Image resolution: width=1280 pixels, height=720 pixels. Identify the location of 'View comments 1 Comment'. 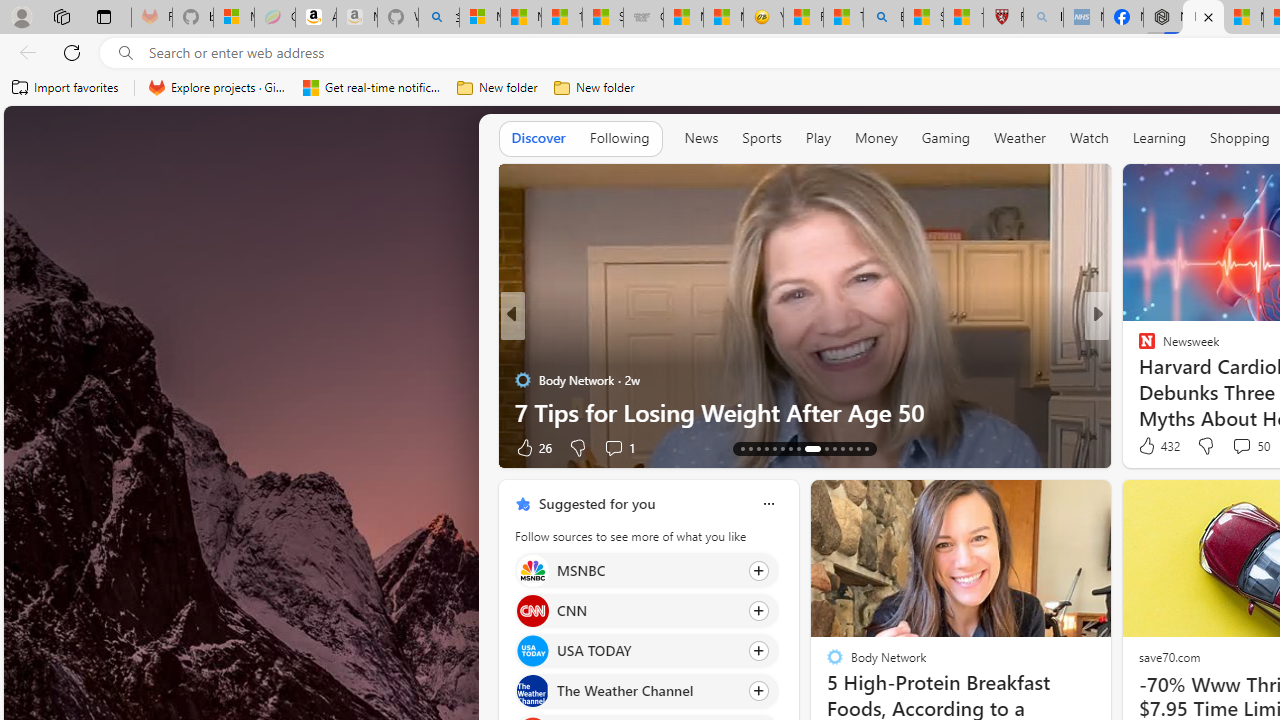
(617, 446).